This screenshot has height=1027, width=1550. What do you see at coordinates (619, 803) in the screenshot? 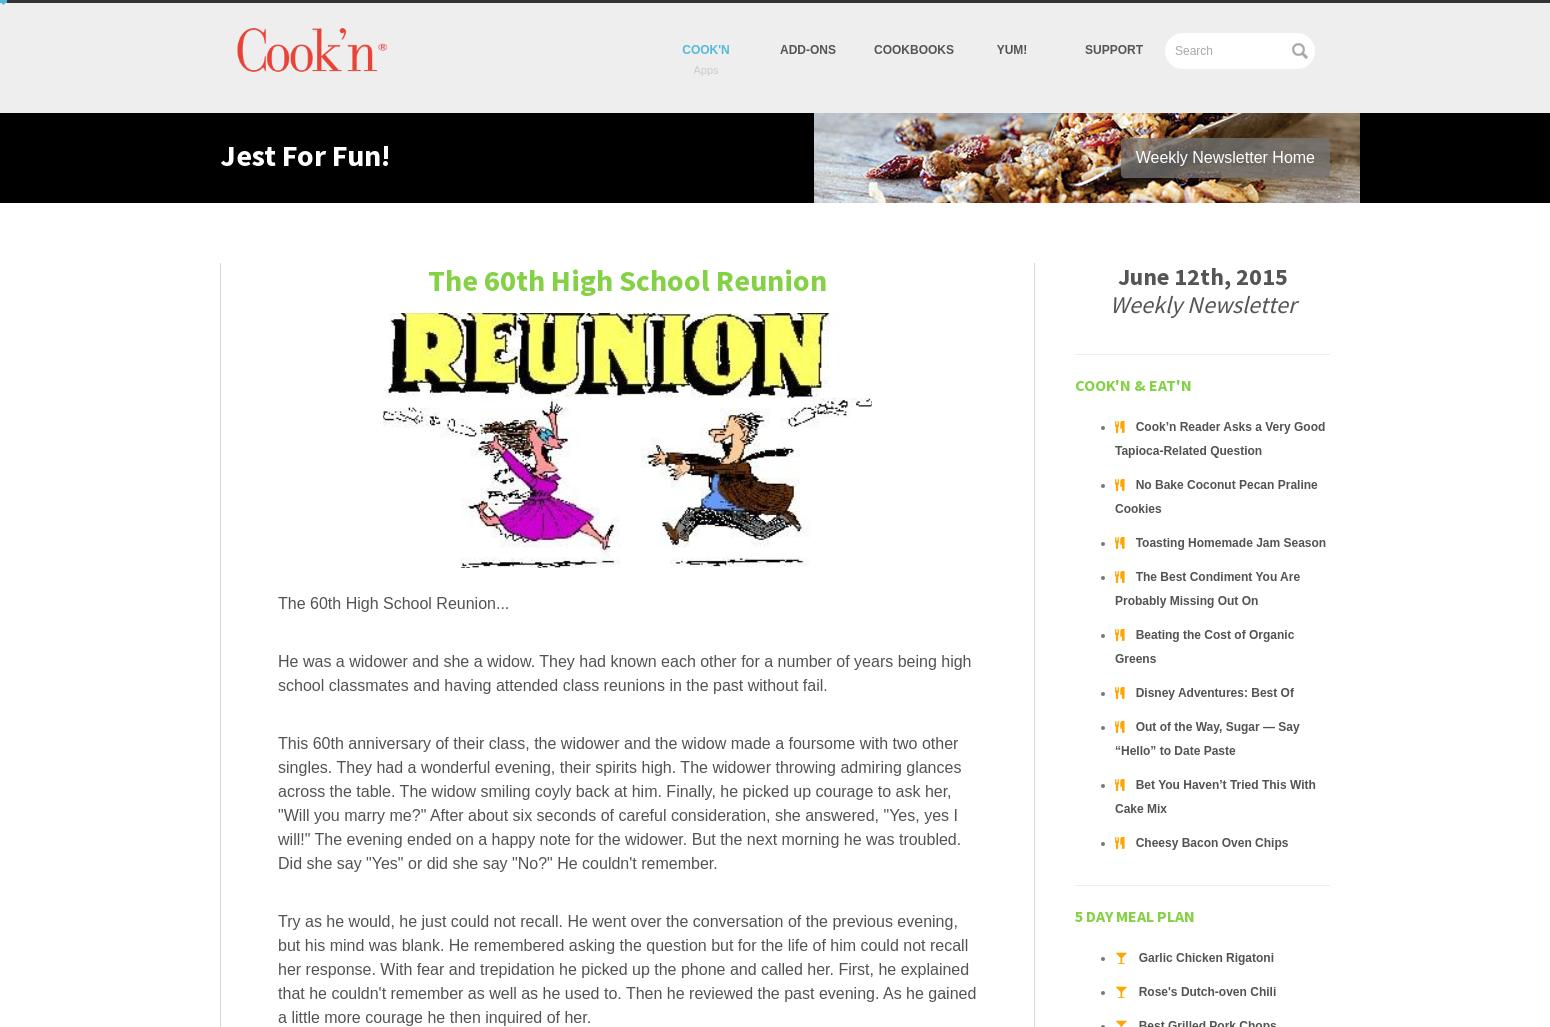
I see `'This 60th anniversary of their class, the widower and the widow made a foursome with two other singles. They had a wonderful evening, their spirits high.
    The widower throwing admiring glances across the table. The widow smiling coyly back at him. Finally, he picked up courage to ask her, "Will you marry me?"
    After about six seconds of careful consideration, she answered, "Yes, yes I will!" The evening ended on a happy note for the widower. But the next morning
    he was troubled. Did she say "Yes" or did she say "No?" He couldn't remember.'` at bounding box center [619, 803].